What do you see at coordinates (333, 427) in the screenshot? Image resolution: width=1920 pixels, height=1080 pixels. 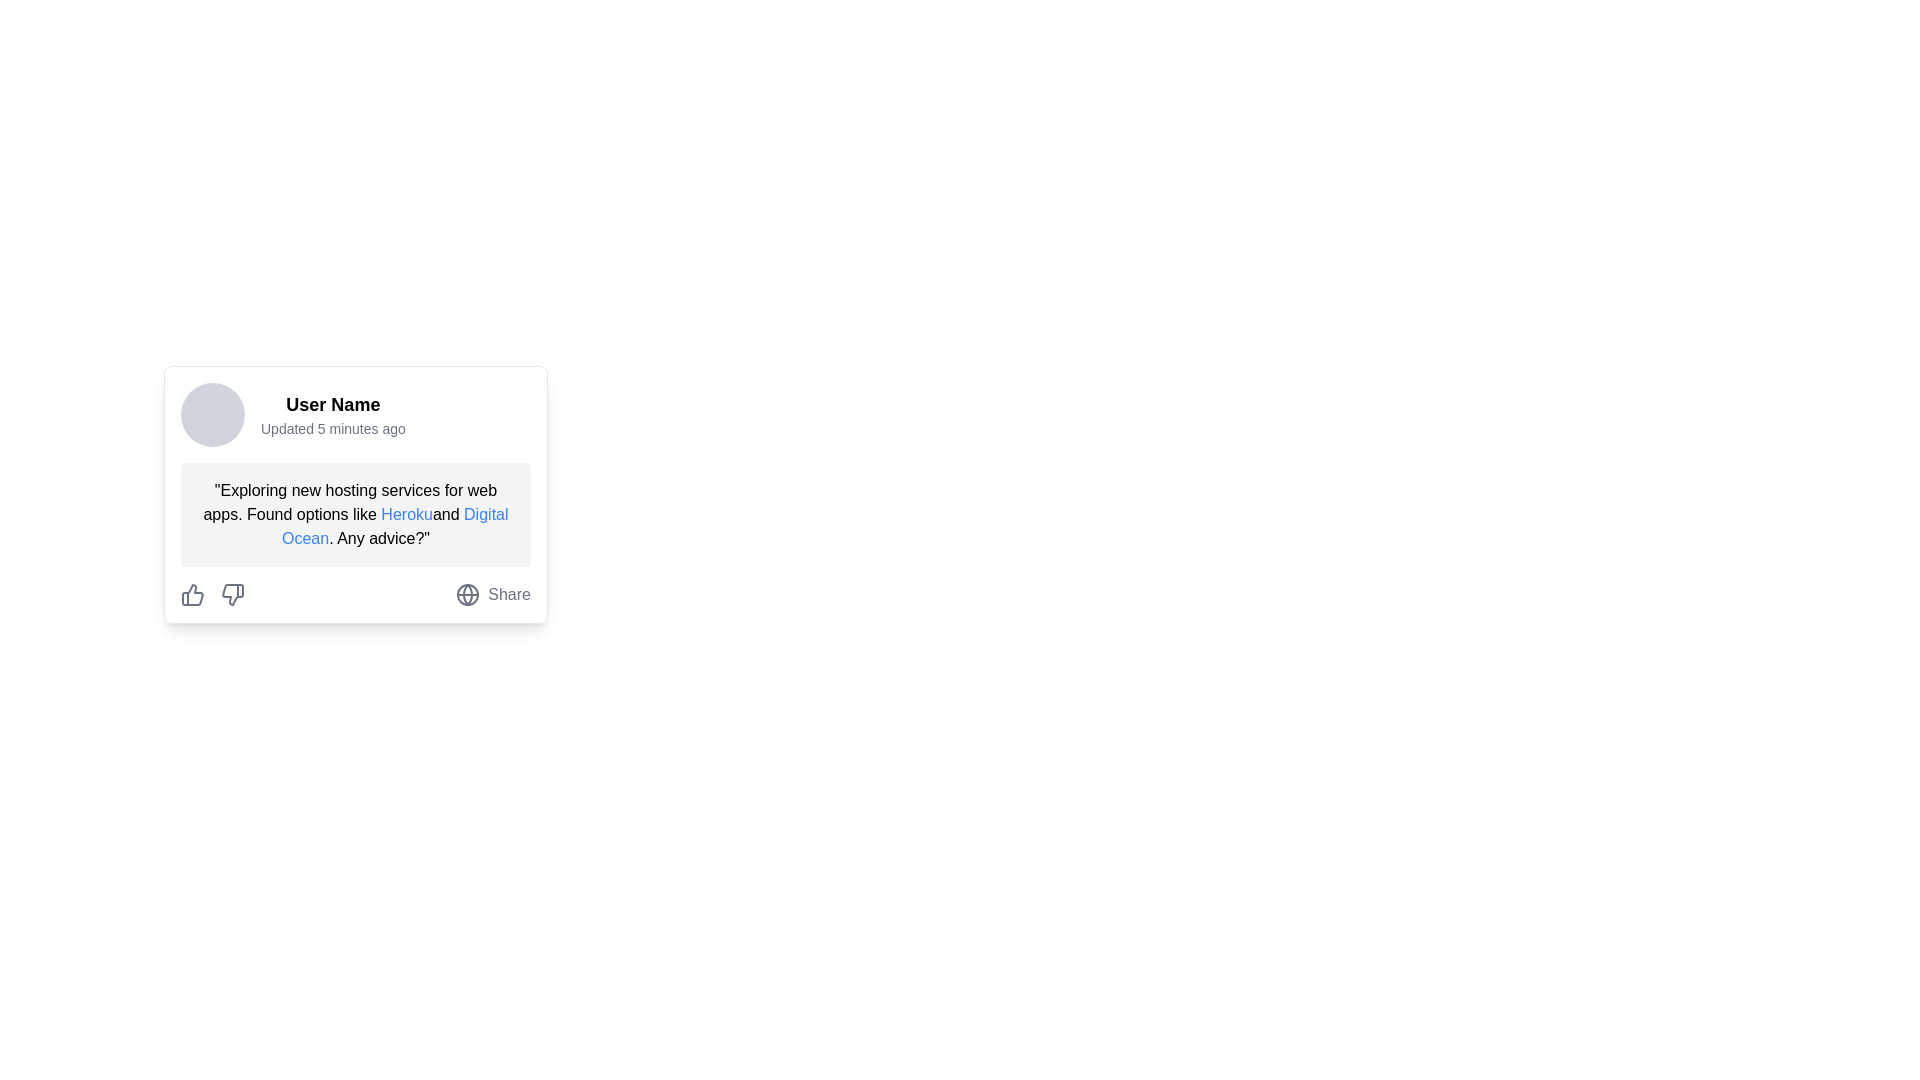 I see `the small, gray, italicized text label stating 'Updated 5 minutes ago' located directly underneath the 'User Name' text in the profile card` at bounding box center [333, 427].